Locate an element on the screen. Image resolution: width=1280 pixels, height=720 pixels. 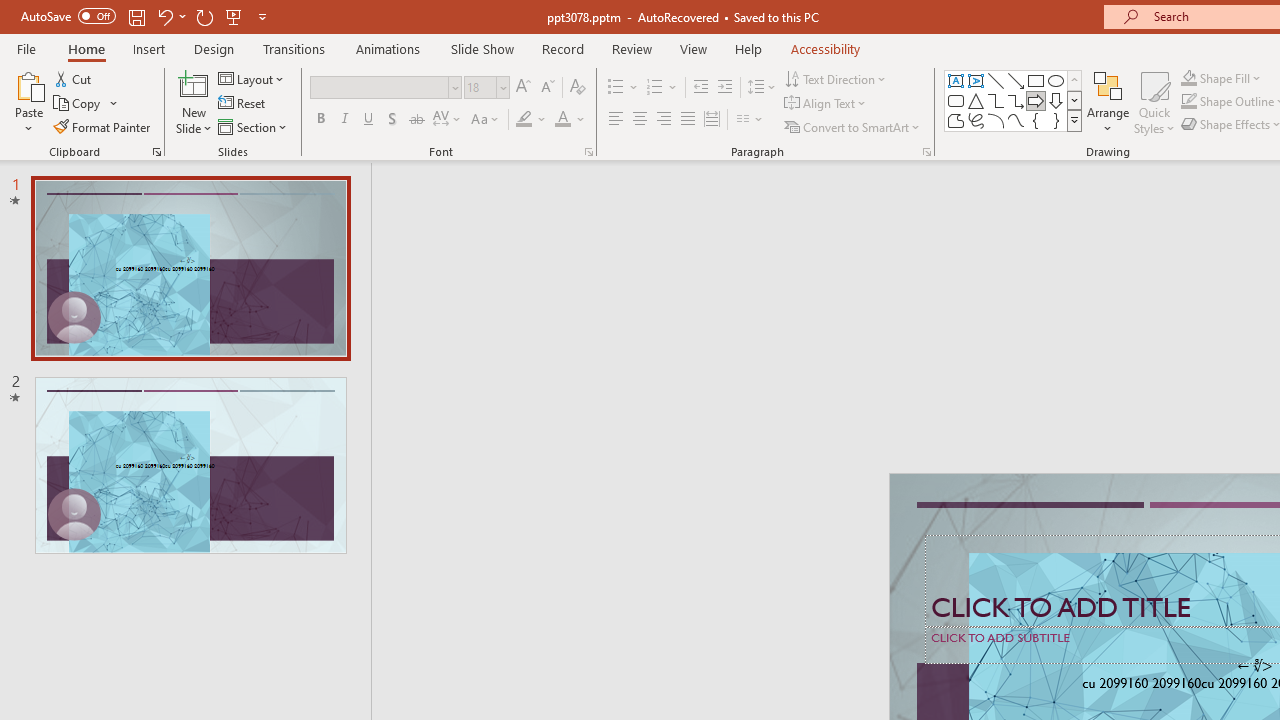
'Shape Fill Dark Green, Accent 2' is located at coordinates (1189, 77).